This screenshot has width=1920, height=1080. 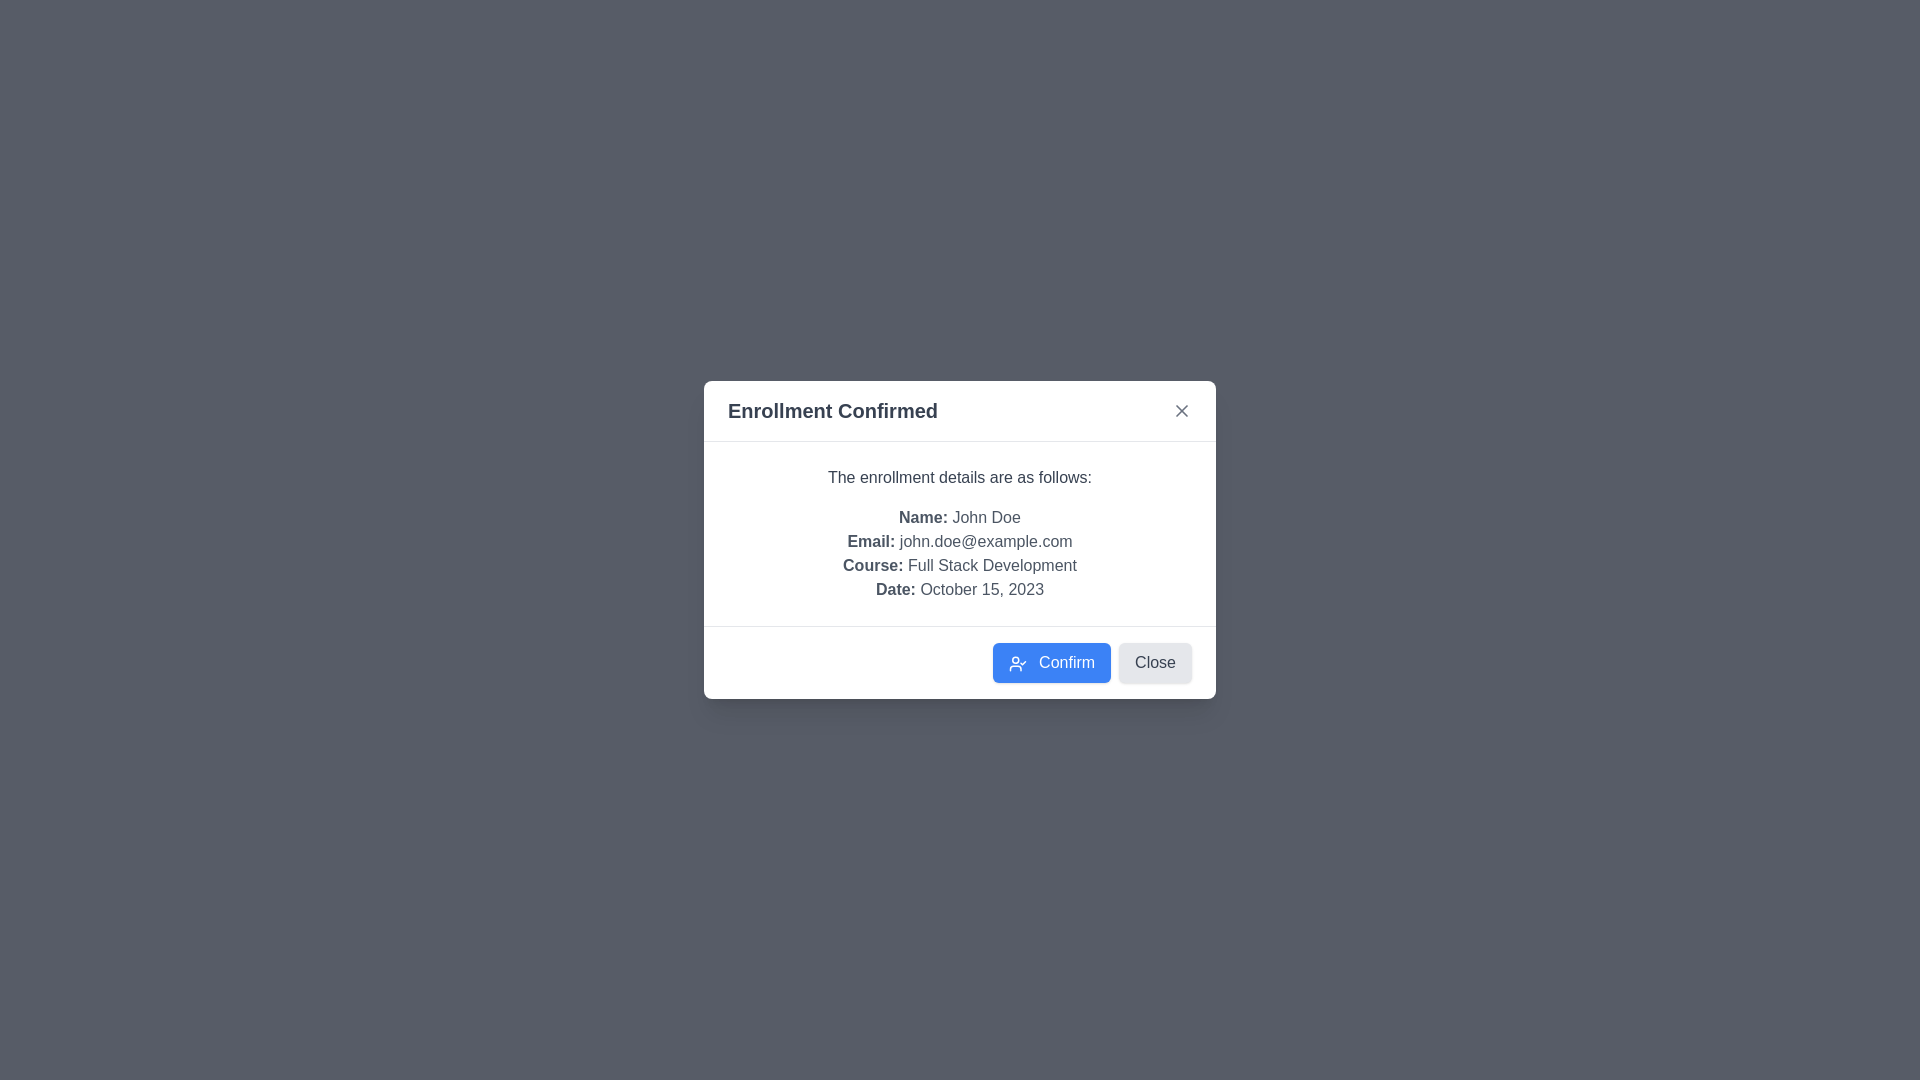 What do you see at coordinates (1050, 663) in the screenshot?
I see `the 'Confirm' button to confirm the enrollment details` at bounding box center [1050, 663].